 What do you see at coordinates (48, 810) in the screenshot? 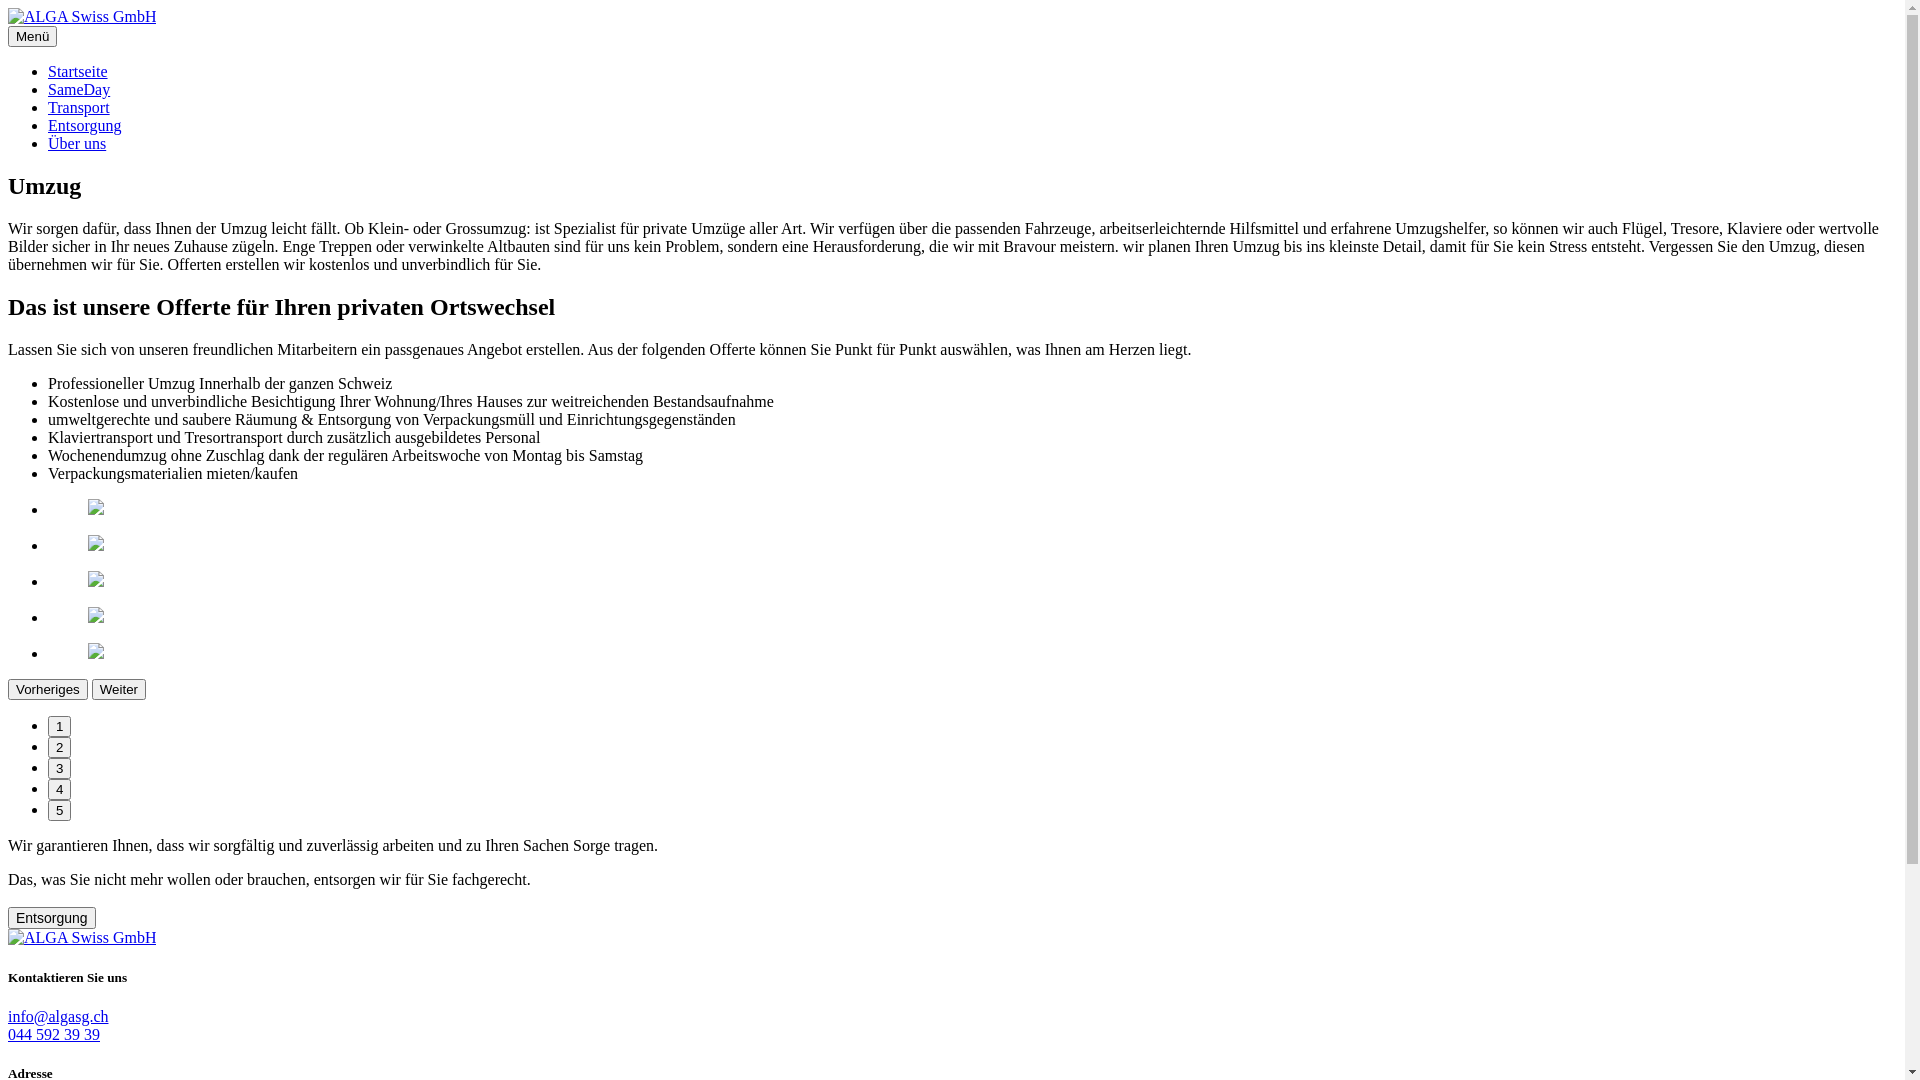
I see `'5'` at bounding box center [48, 810].